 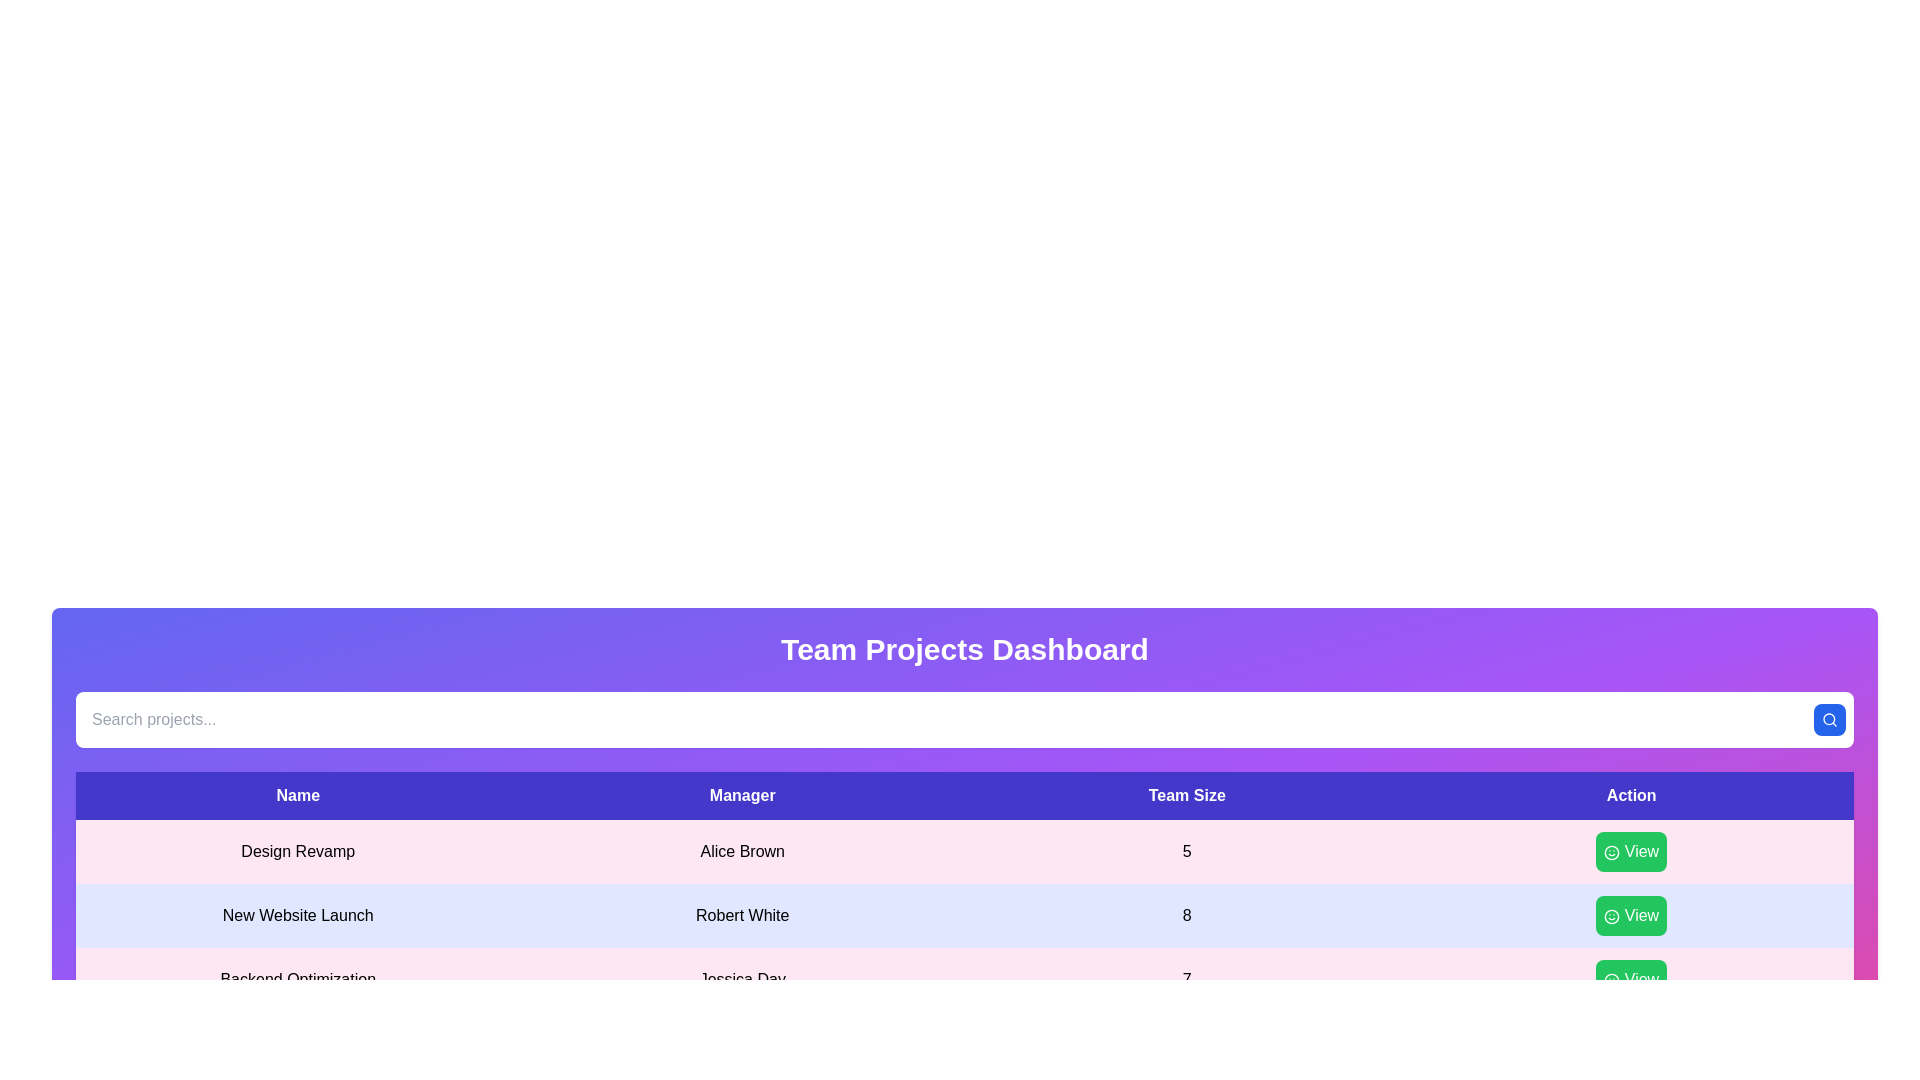 I want to click on the fourth button in the 'Action' column corresponding to the 'Backend Optimization' entry, so click(x=1631, y=978).